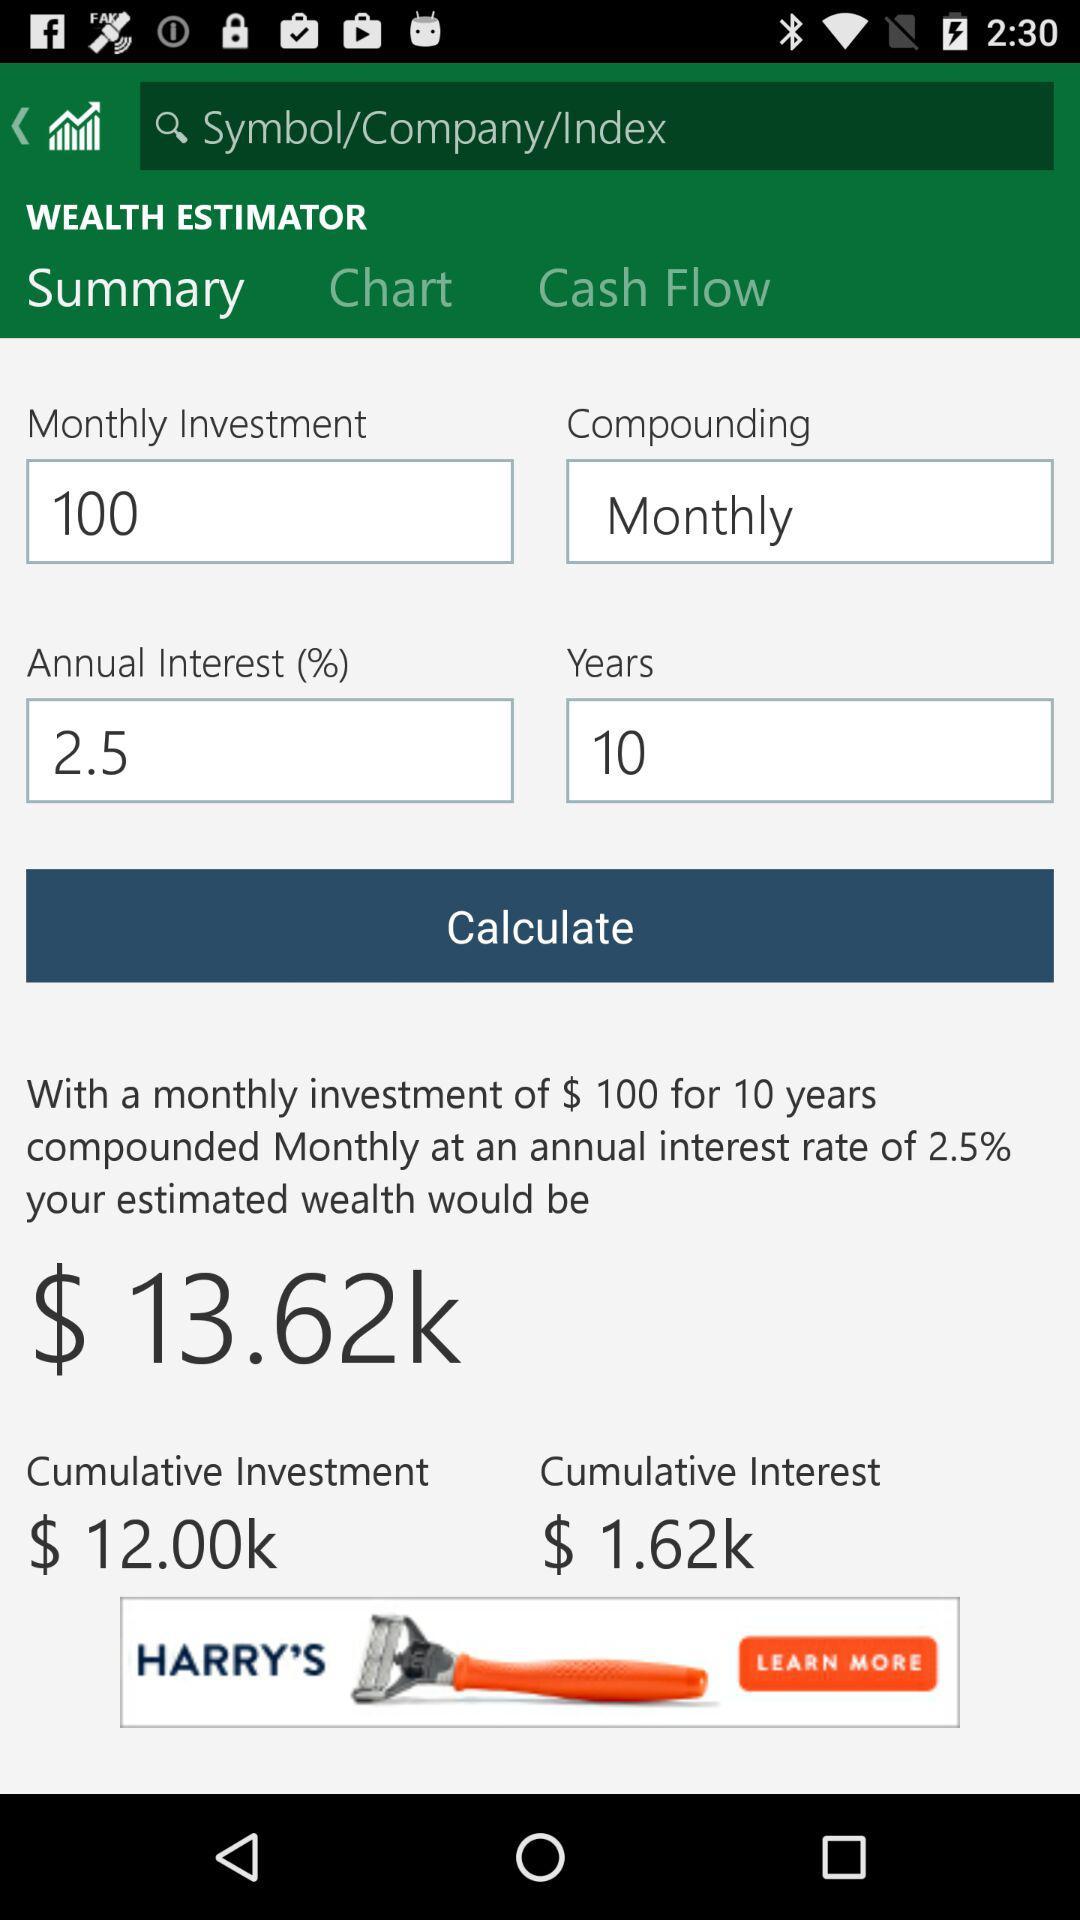  I want to click on the item to the left of chart icon, so click(150, 290).